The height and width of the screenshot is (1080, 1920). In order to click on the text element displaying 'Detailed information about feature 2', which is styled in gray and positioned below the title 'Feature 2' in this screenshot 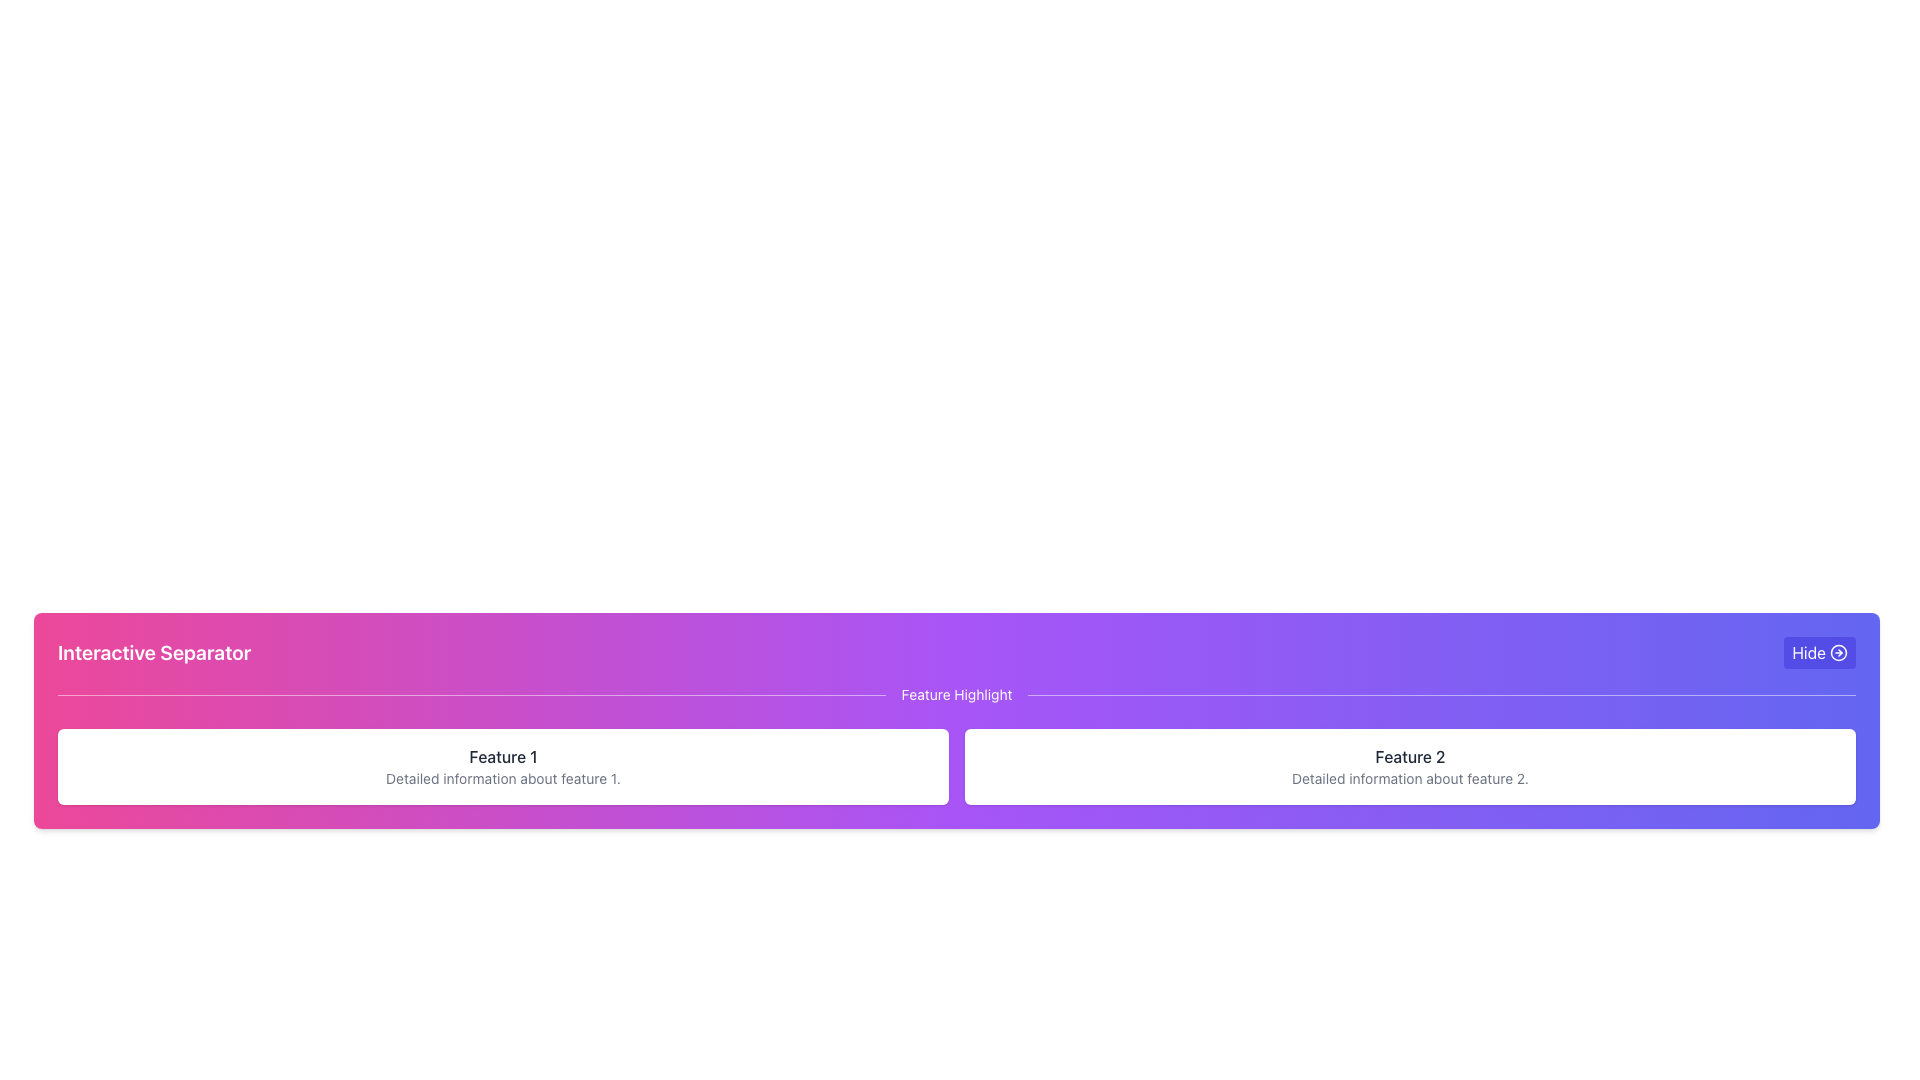, I will do `click(1409, 778)`.